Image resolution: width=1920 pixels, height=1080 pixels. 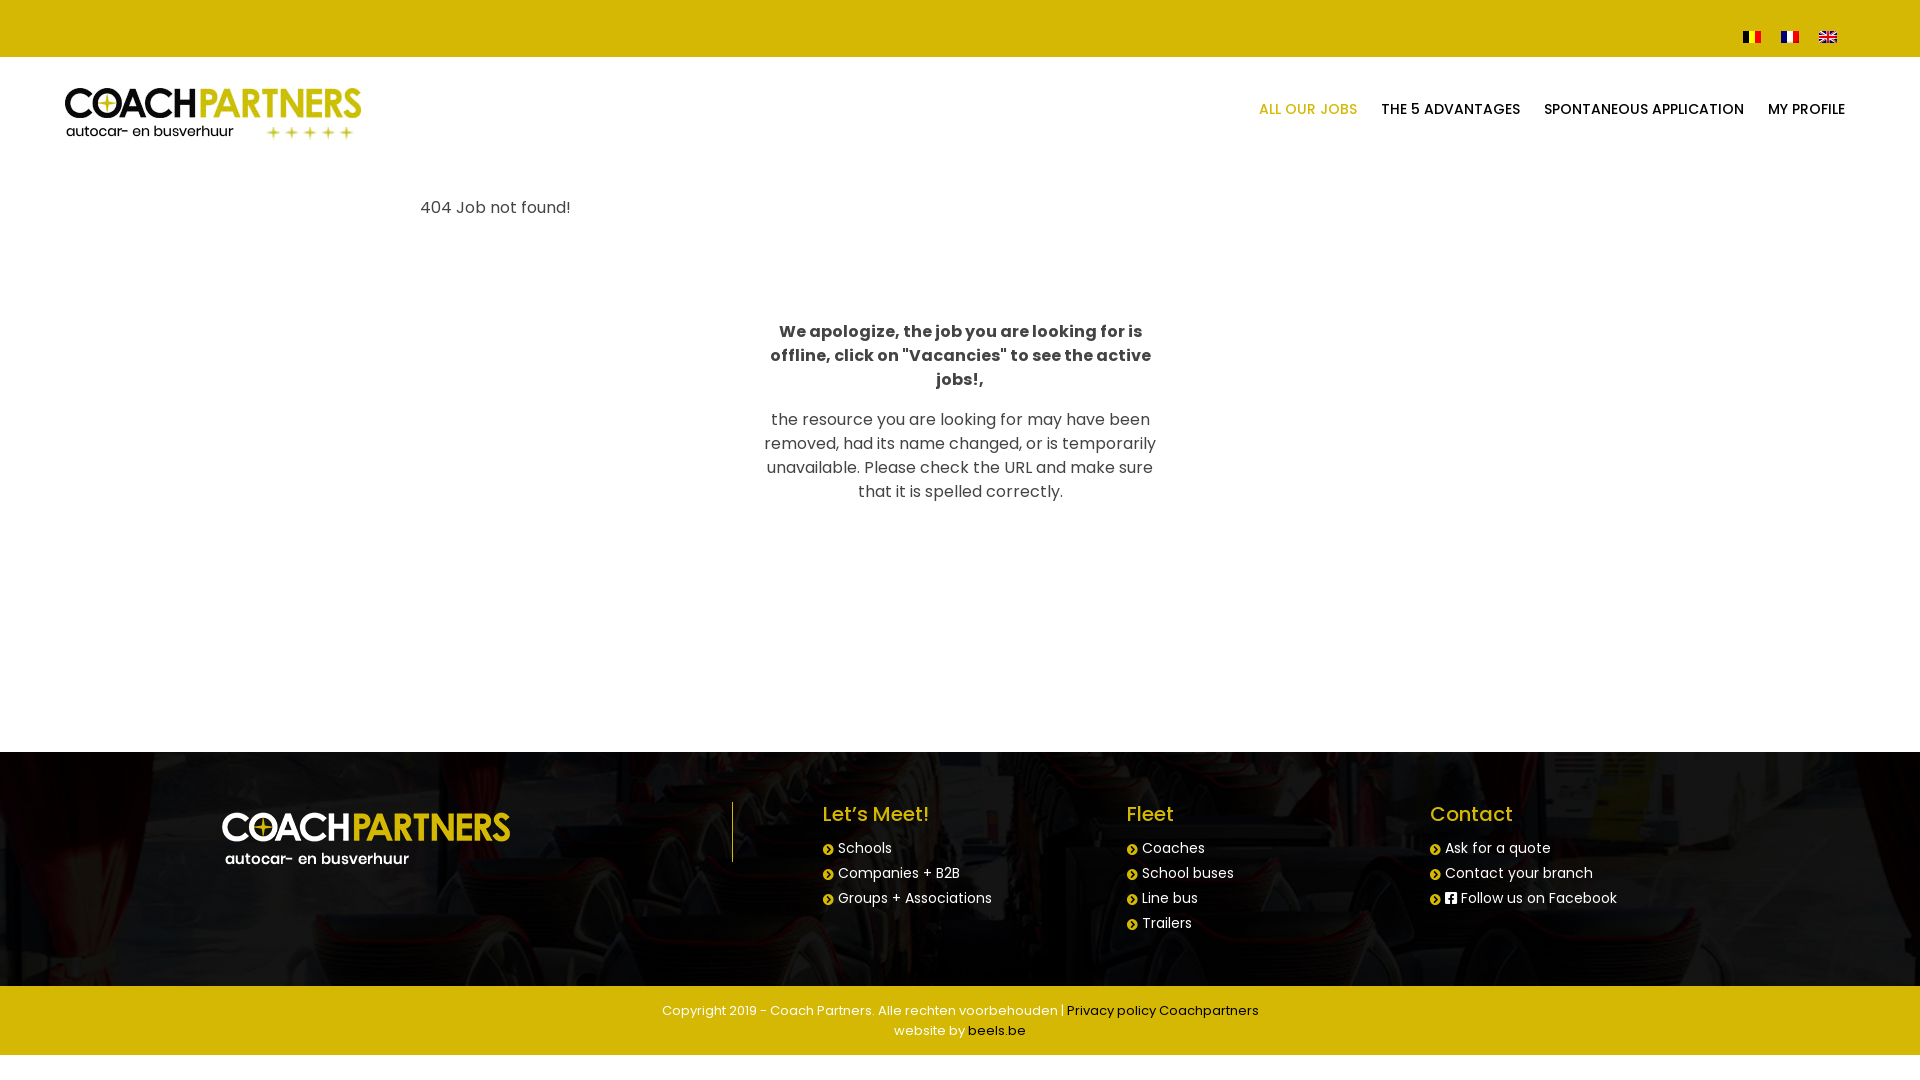 What do you see at coordinates (1771, 35) in the screenshot?
I see `'French'` at bounding box center [1771, 35].